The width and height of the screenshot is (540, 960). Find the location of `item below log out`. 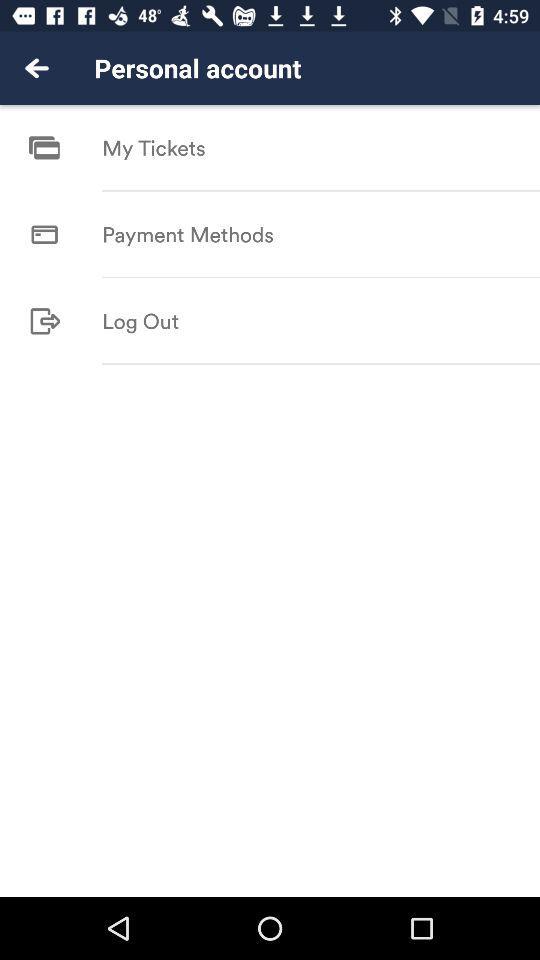

item below log out is located at coordinates (321, 363).